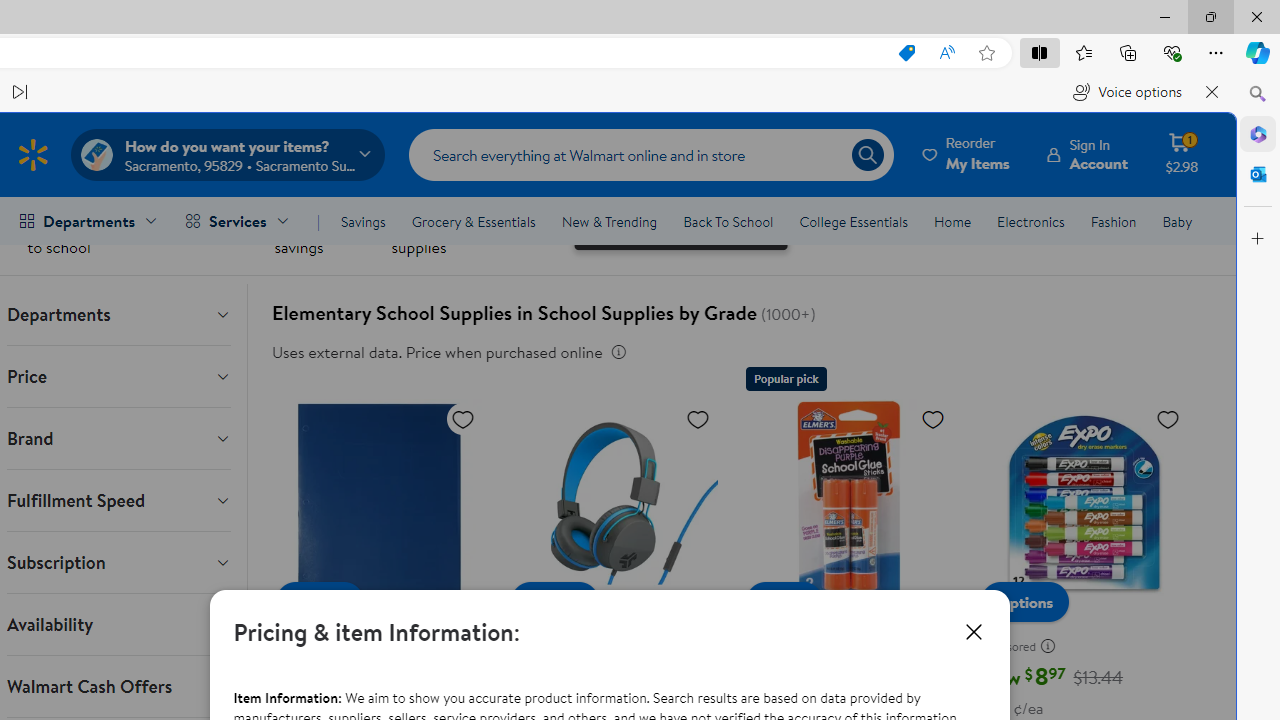  Describe the element at coordinates (1257, 94) in the screenshot. I see `'Close Search pane'` at that location.